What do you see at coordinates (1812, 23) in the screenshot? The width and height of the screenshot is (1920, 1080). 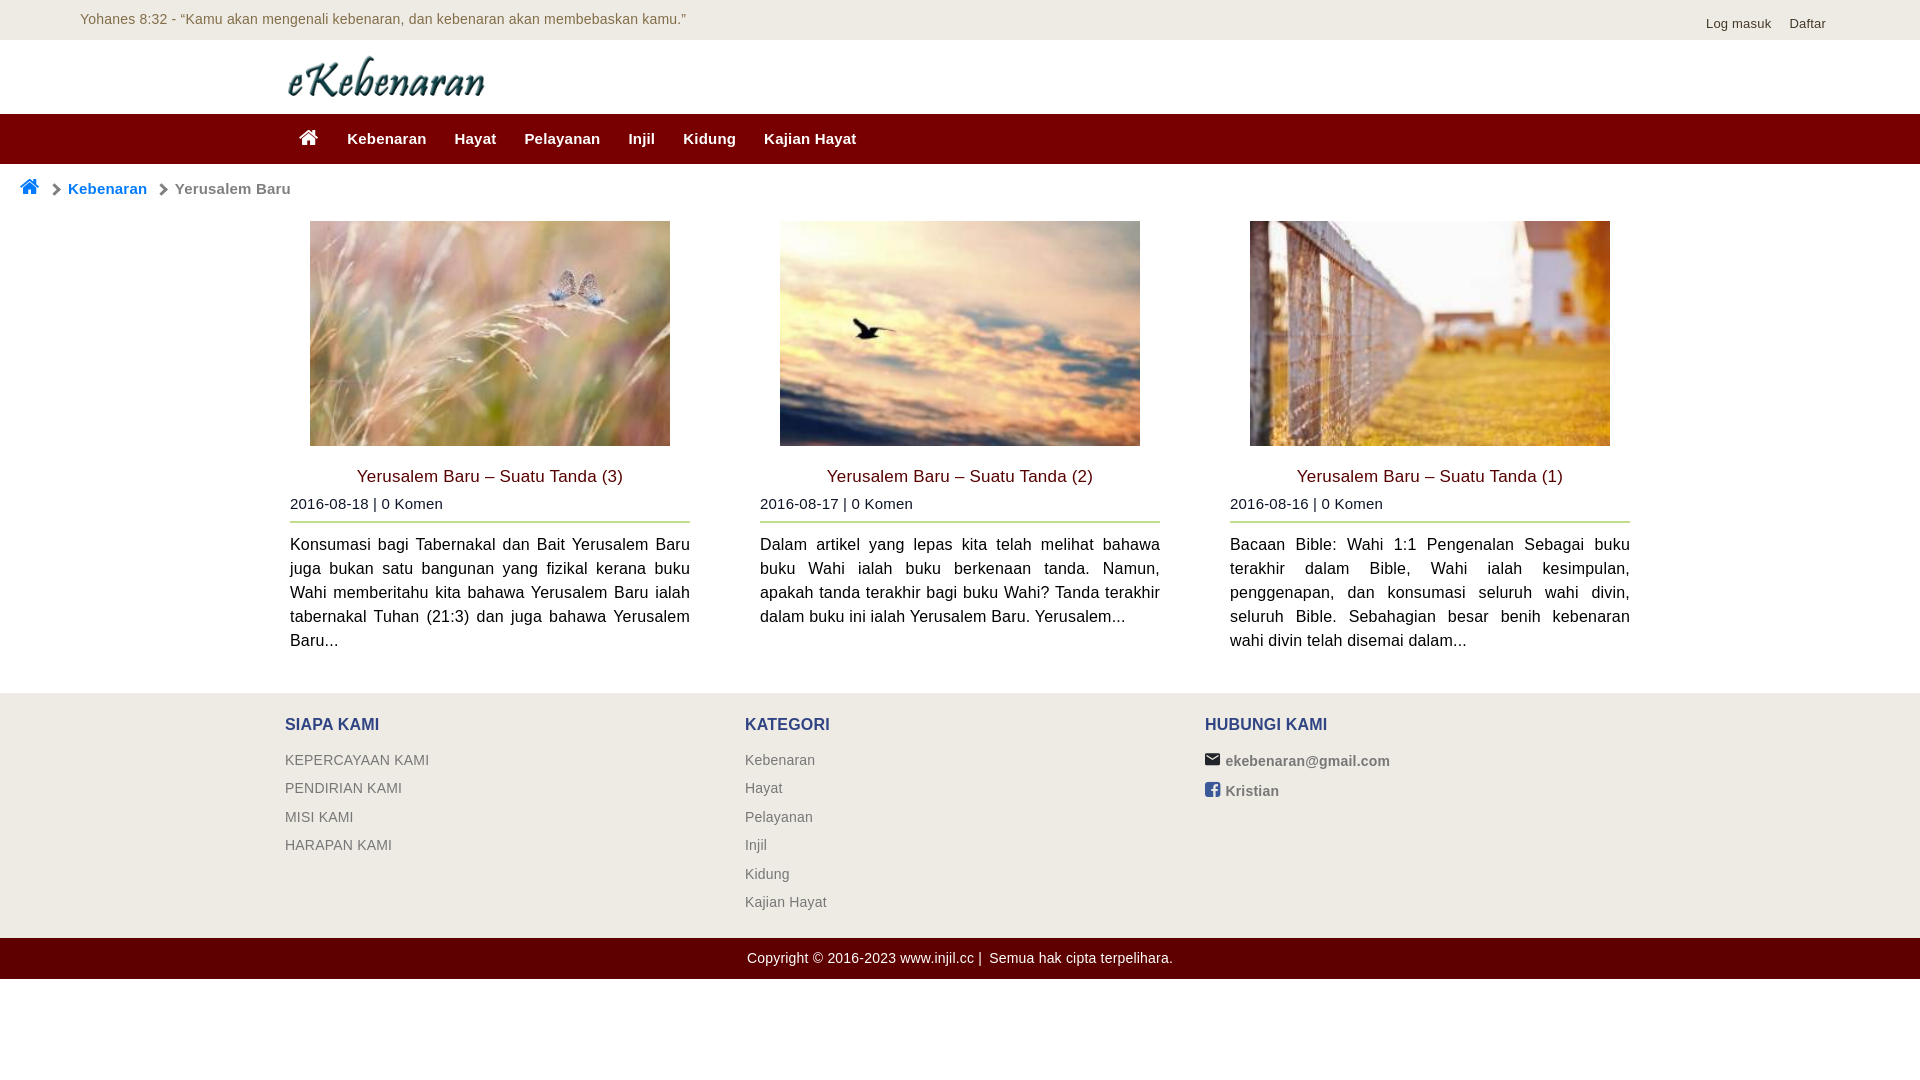 I see `'Daftar'` at bounding box center [1812, 23].